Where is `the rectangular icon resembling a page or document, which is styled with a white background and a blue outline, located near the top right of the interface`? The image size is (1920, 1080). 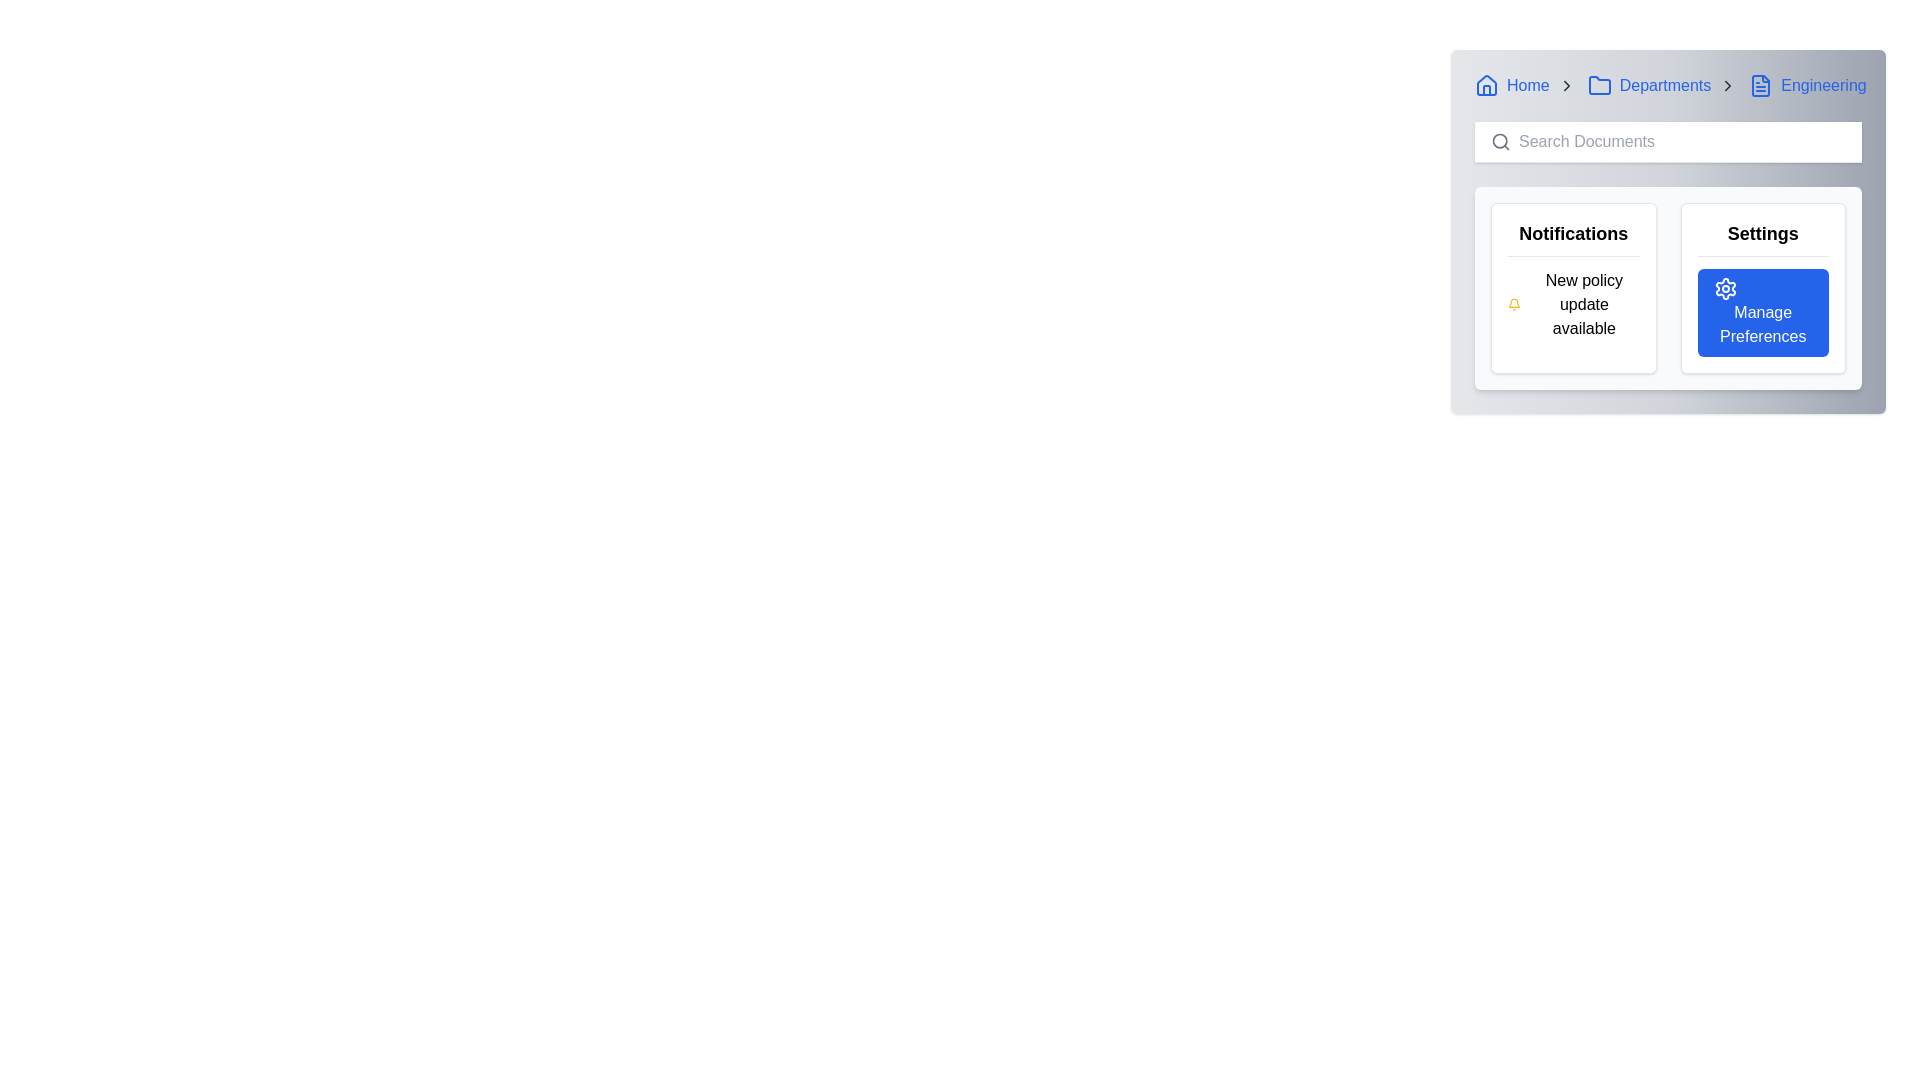 the rectangular icon resembling a page or document, which is styled with a white background and a blue outline, located near the top right of the interface is located at coordinates (1761, 84).